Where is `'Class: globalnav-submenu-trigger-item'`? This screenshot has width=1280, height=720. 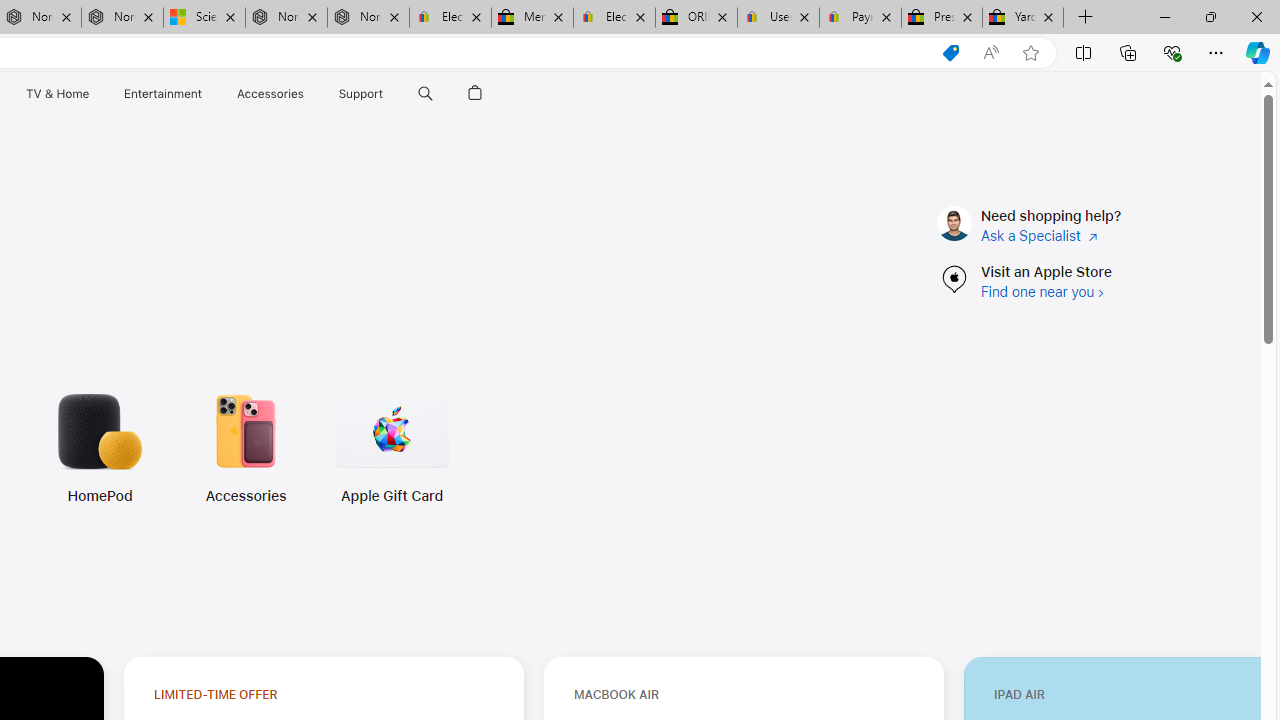
'Class: globalnav-submenu-trigger-item' is located at coordinates (387, 93).